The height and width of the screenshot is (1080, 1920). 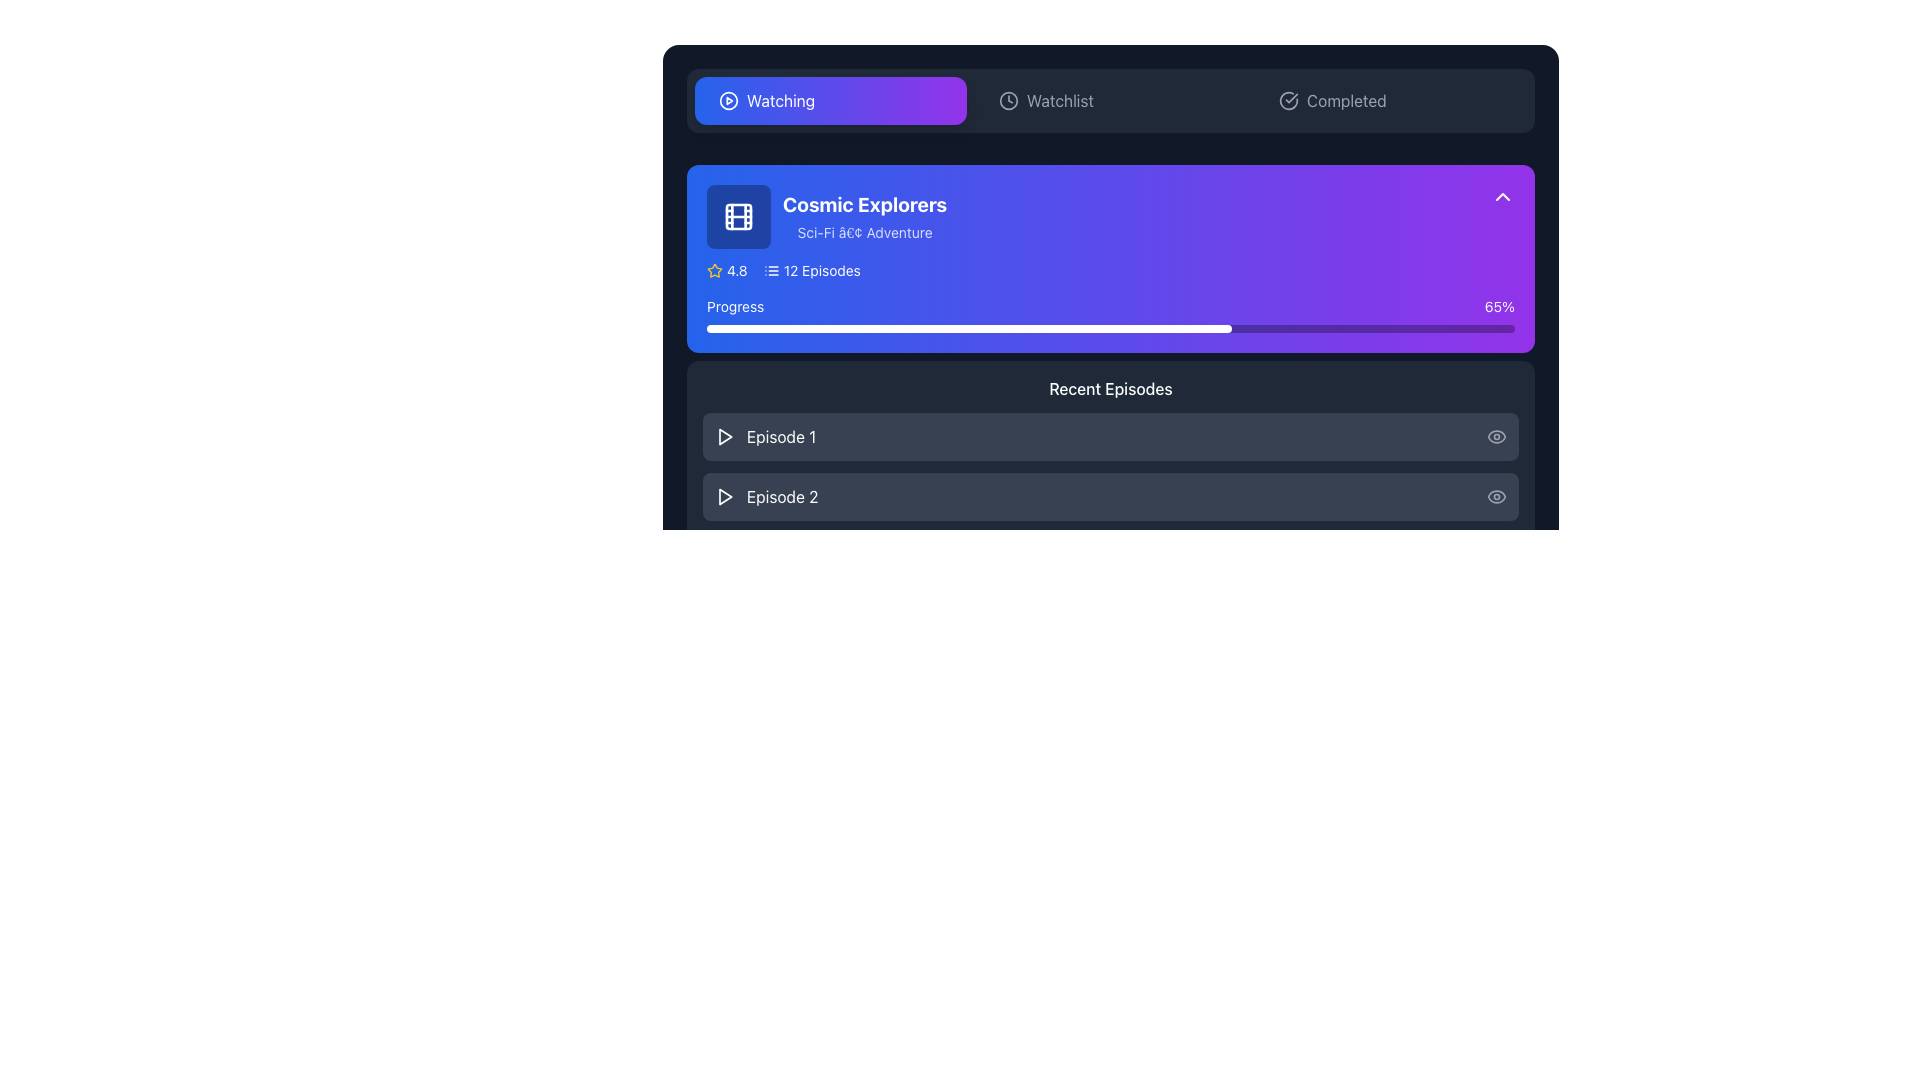 What do you see at coordinates (728, 100) in the screenshot?
I see `the circular play button icon located within the 'Watching' button in the upper left section of the interface` at bounding box center [728, 100].